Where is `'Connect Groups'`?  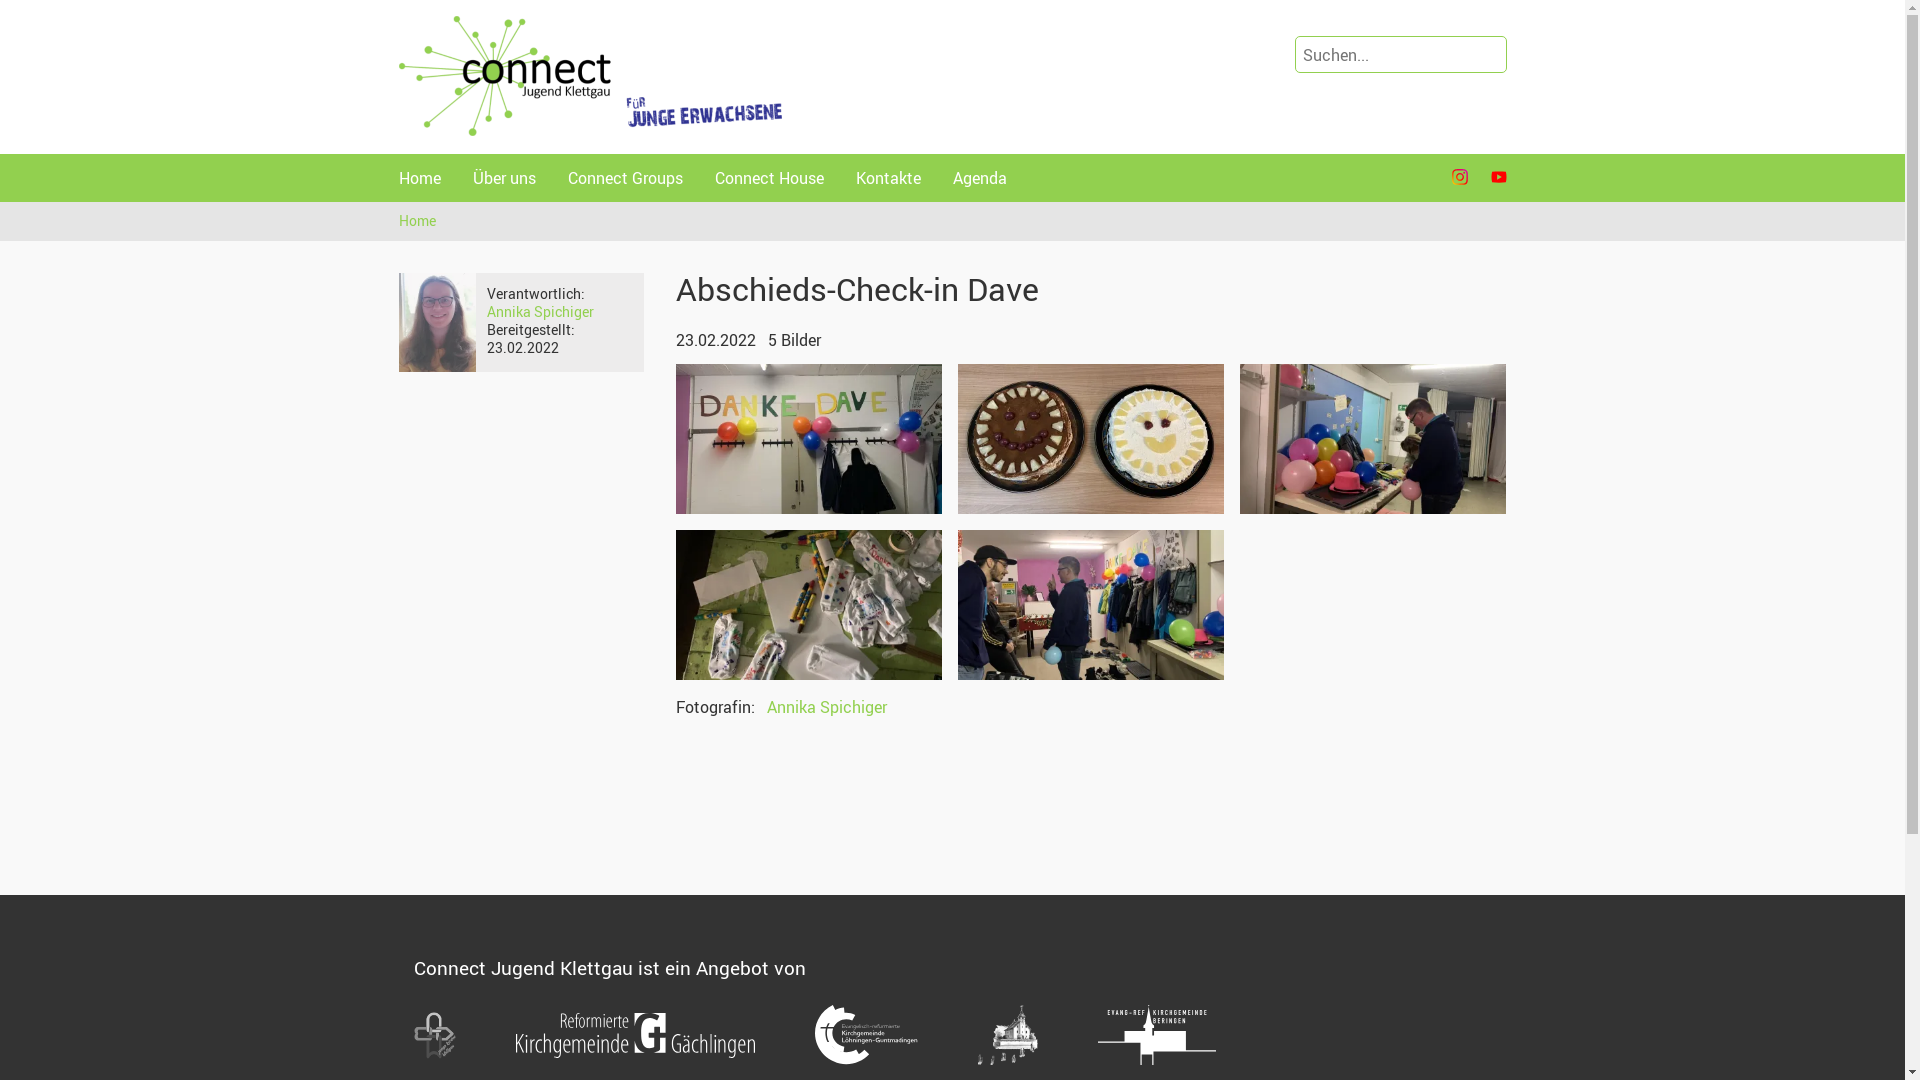 'Connect Groups' is located at coordinates (624, 176).